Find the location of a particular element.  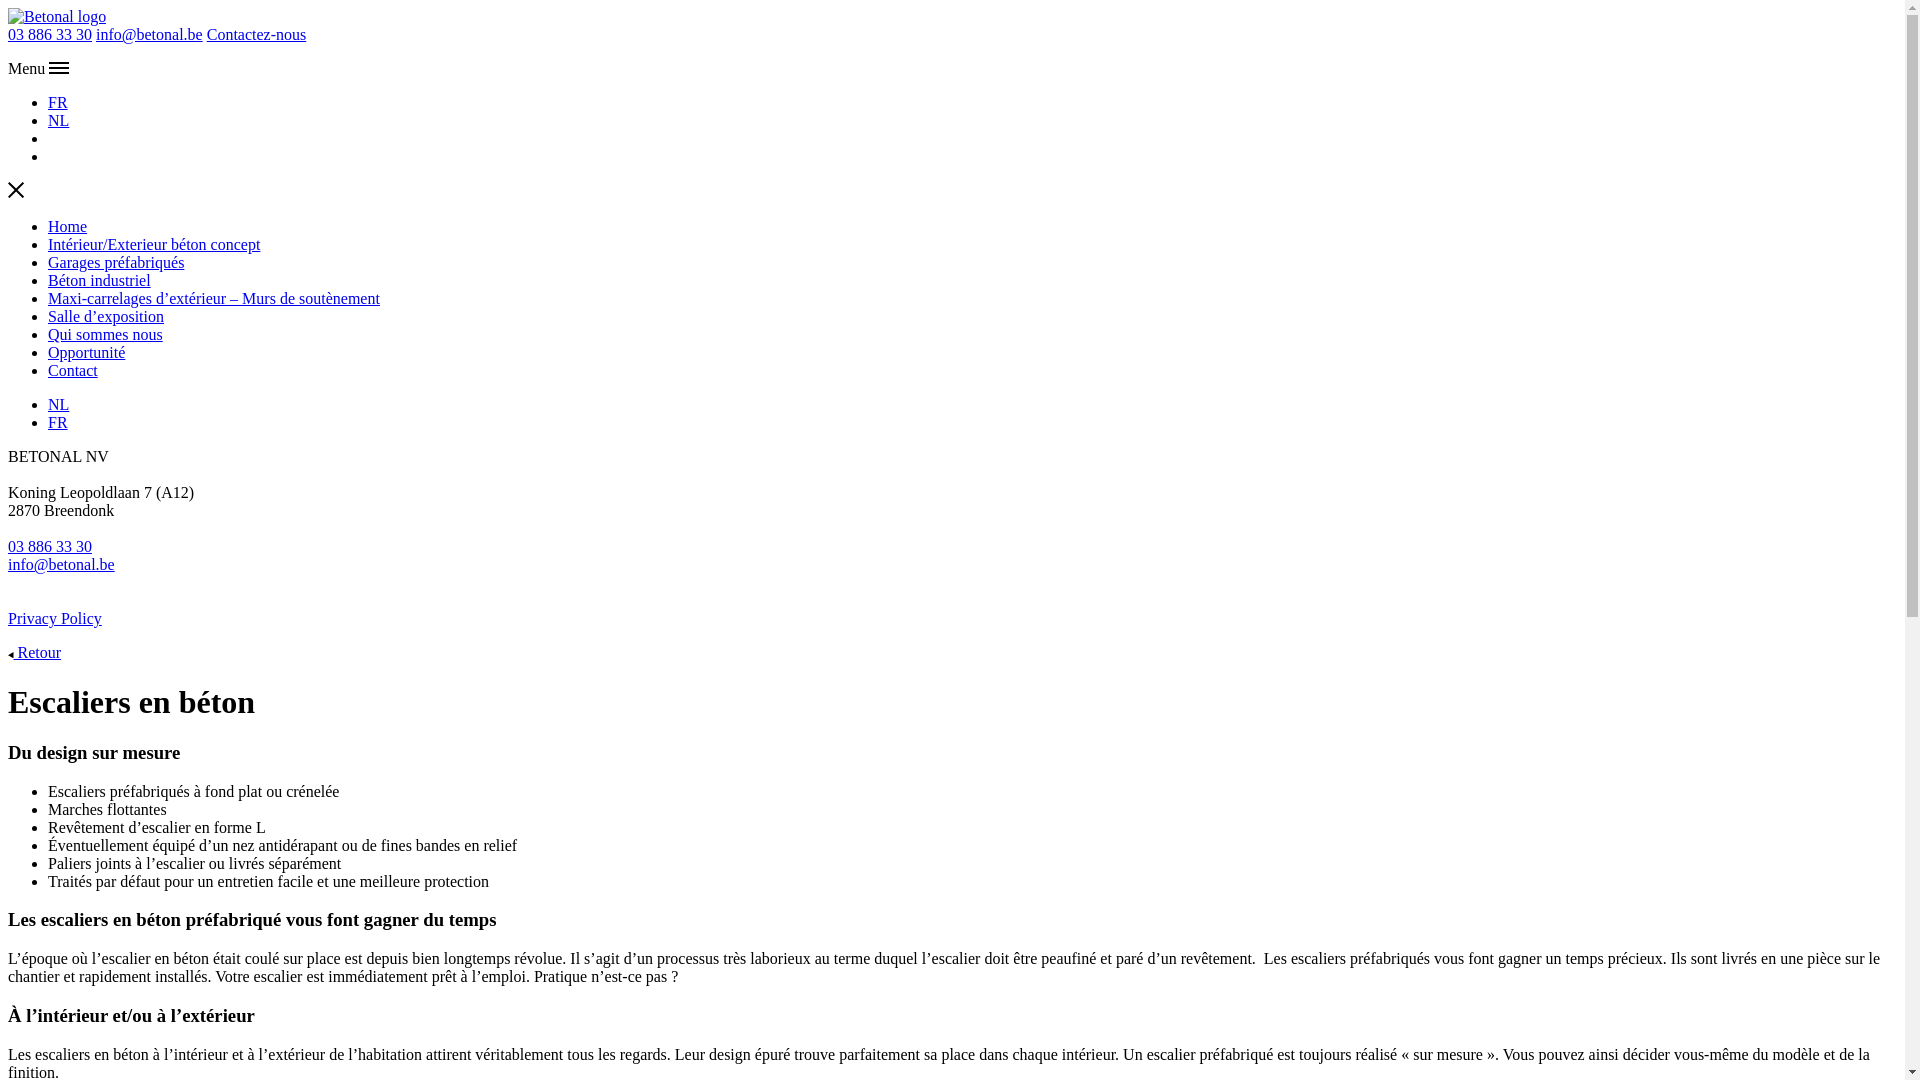

'Qui sommes nous' is located at coordinates (104, 333).